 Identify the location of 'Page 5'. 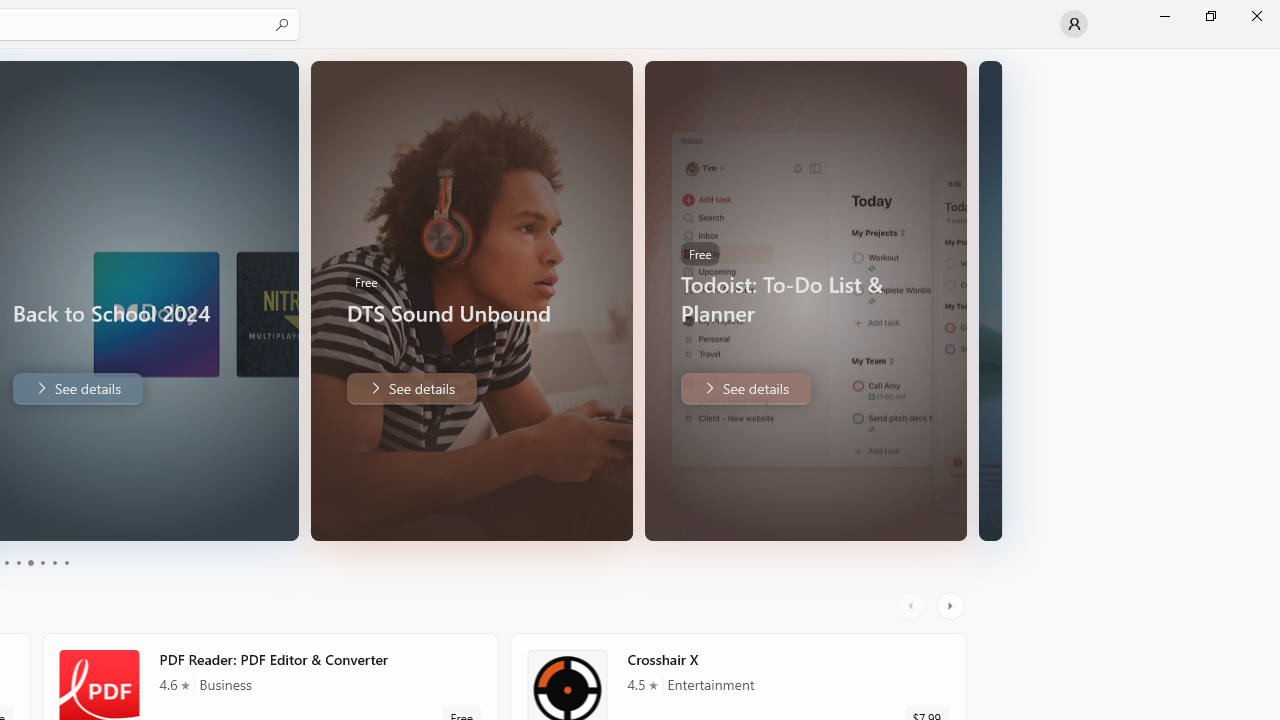
(54, 563).